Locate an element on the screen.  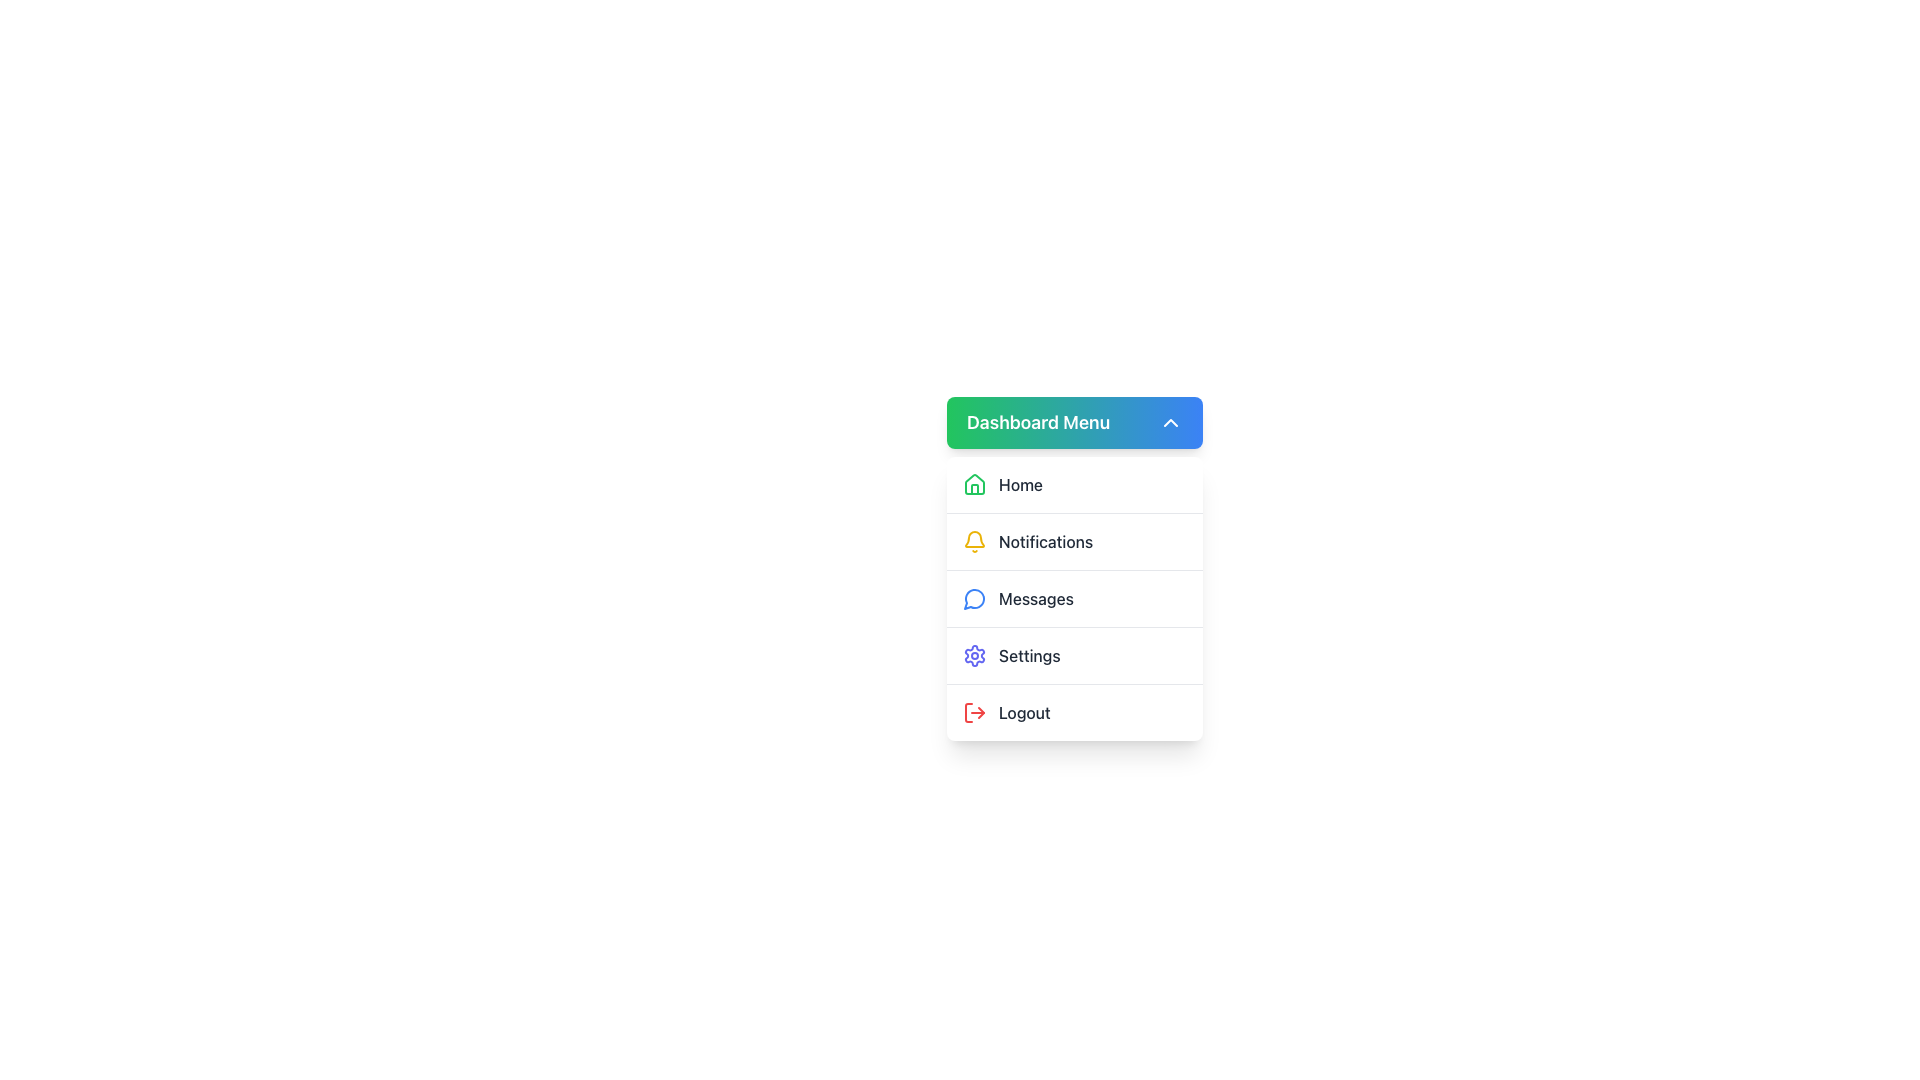
the decorative icon, which is the rightmost part of the 'Logout' icon in the drop-down menu is located at coordinates (981, 712).